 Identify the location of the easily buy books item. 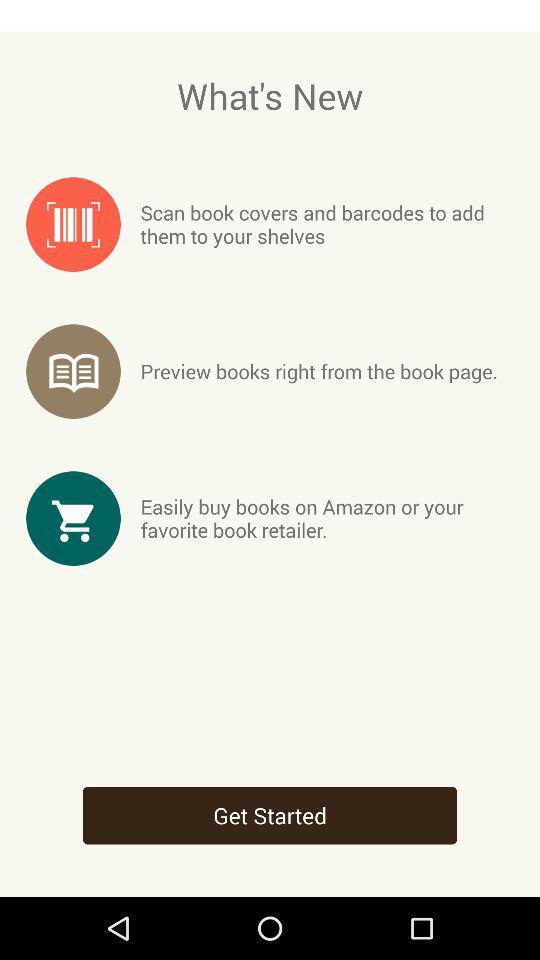
(327, 517).